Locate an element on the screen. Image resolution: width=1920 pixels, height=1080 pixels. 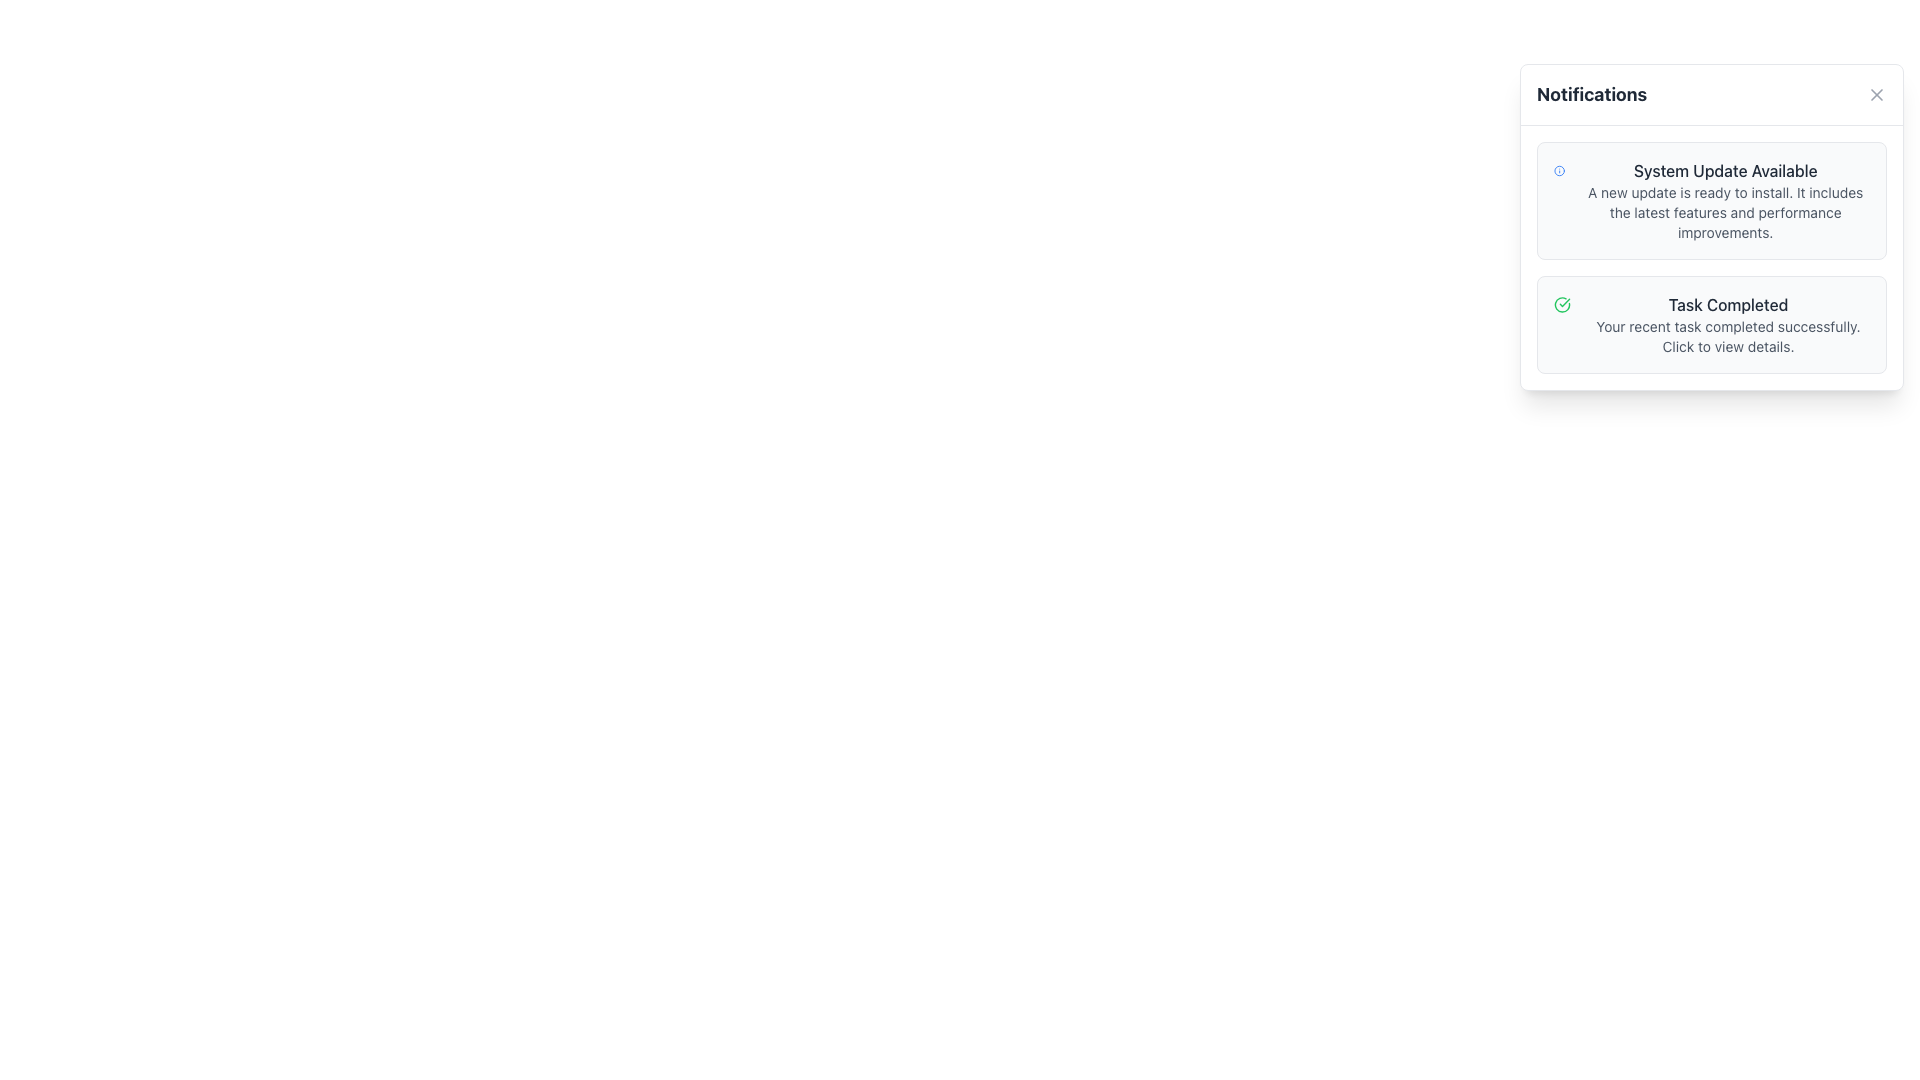
the topmost Informational Notification in the notifications panel that informs the user about an available system update is located at coordinates (1724, 200).